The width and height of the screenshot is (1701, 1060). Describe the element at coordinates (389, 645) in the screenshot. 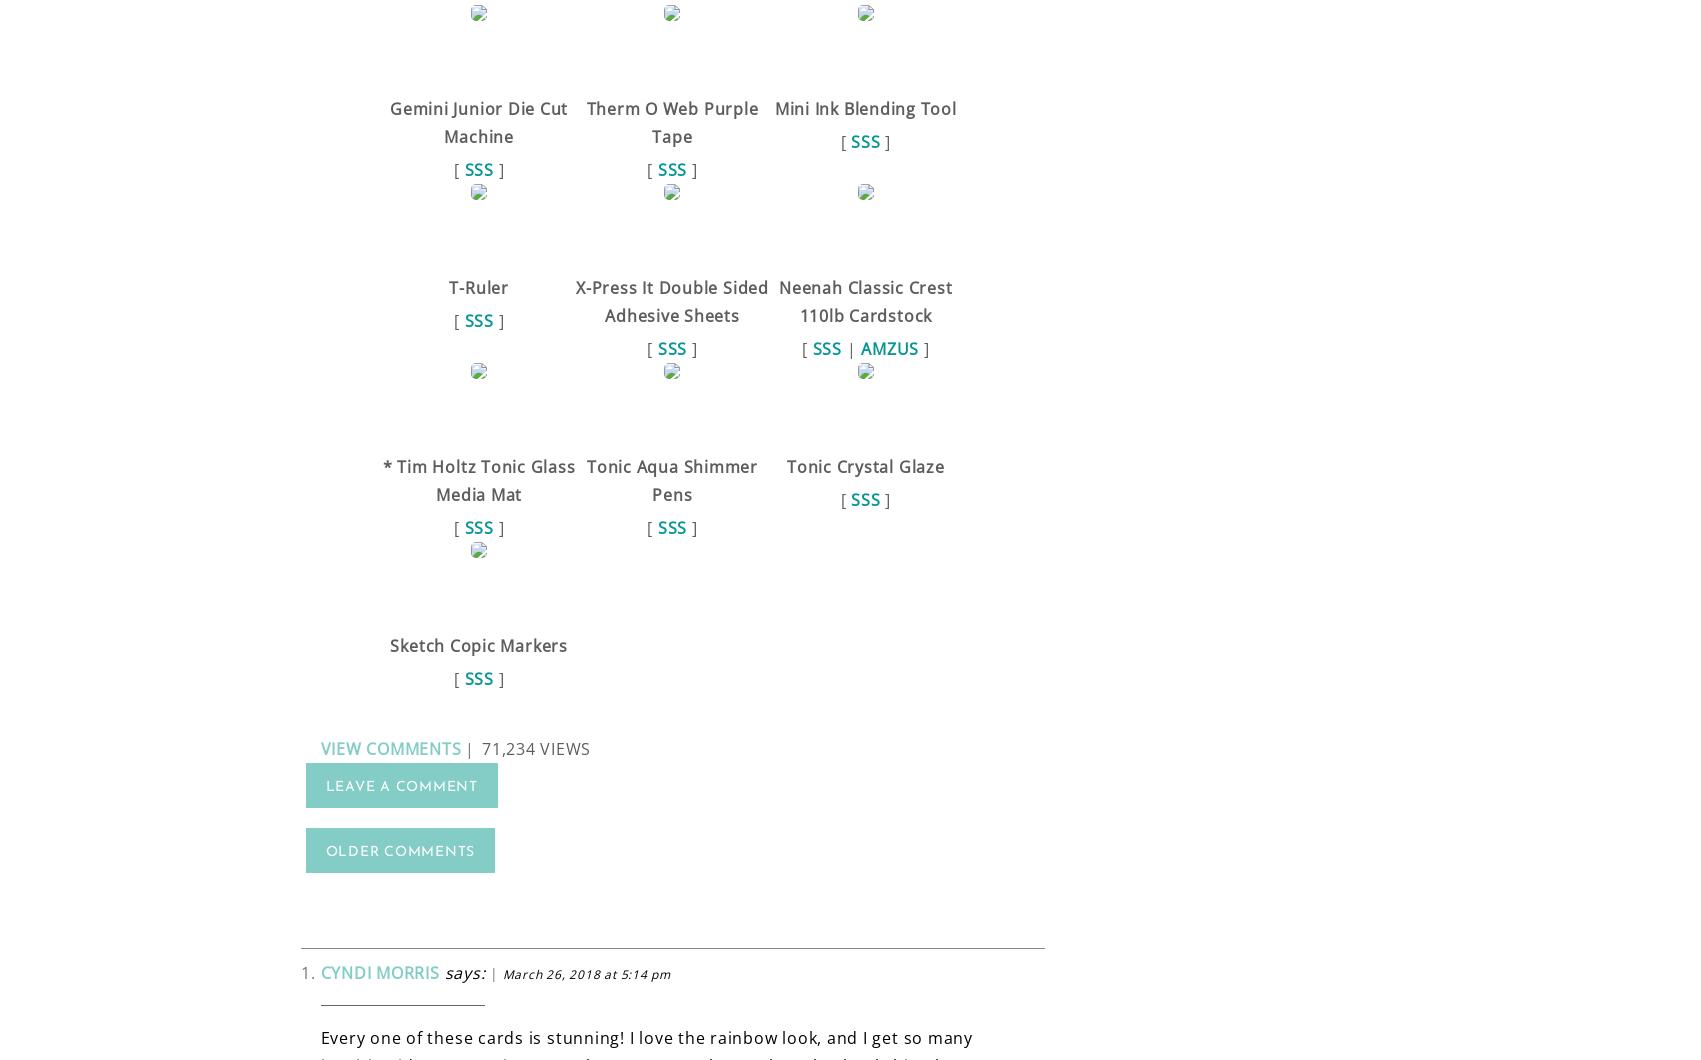

I see `'Sketch Copic Markers'` at that location.